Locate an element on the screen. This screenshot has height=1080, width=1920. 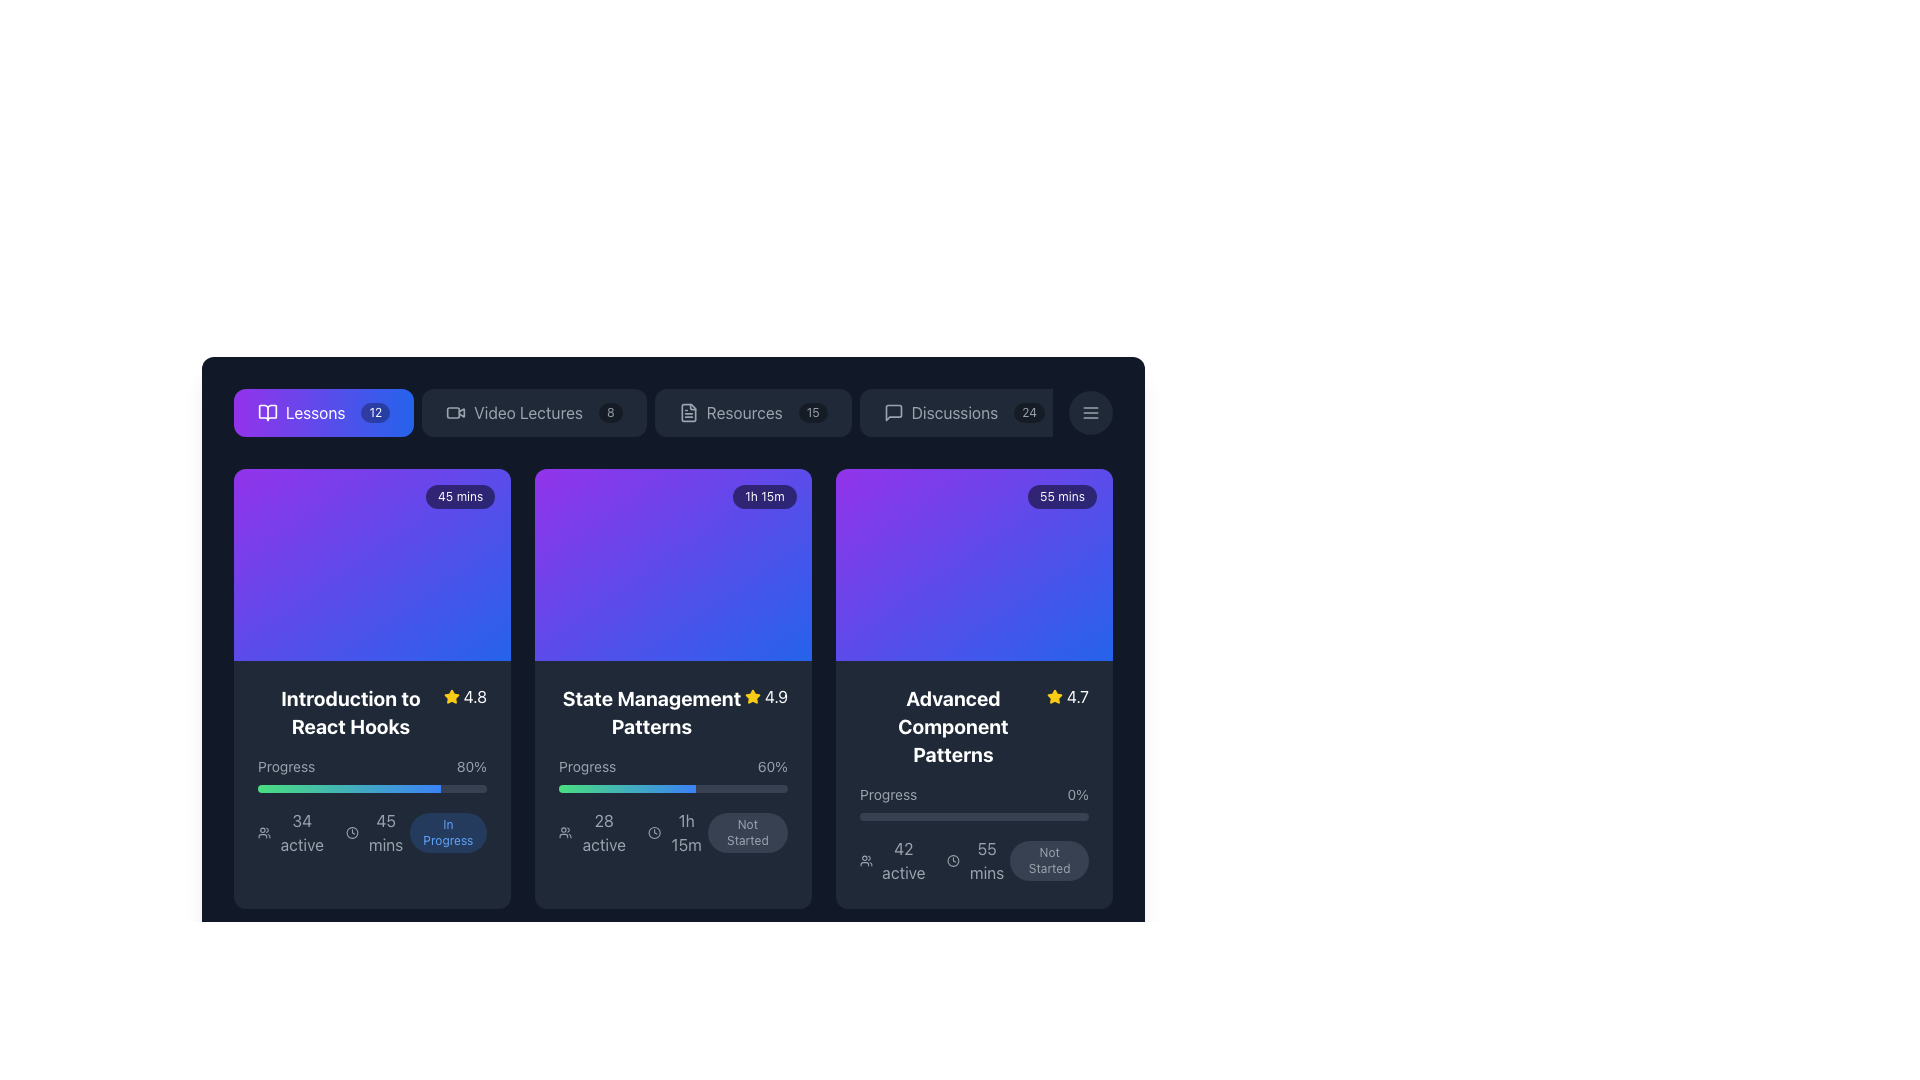
the playback button located at the center of the 'Introduction to React Hooks' card to activate hover effects is located at coordinates (372, 564).